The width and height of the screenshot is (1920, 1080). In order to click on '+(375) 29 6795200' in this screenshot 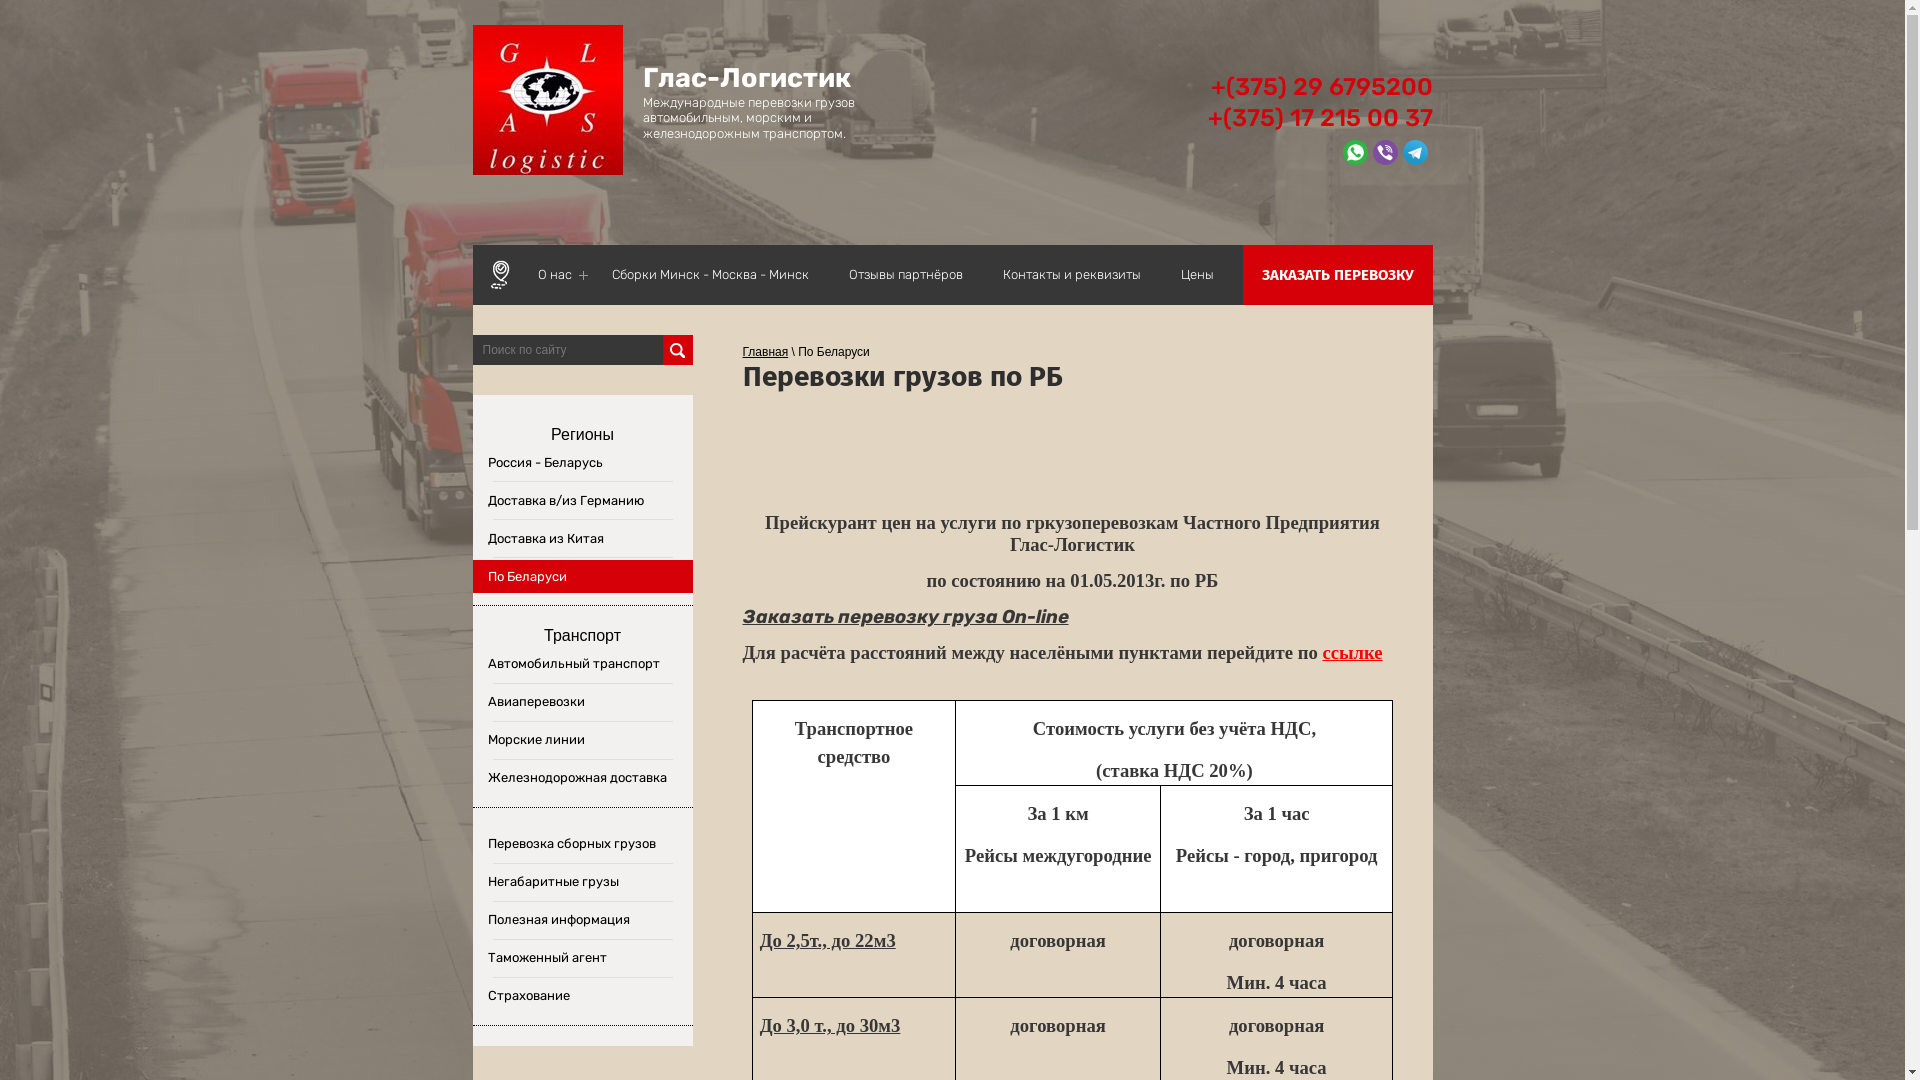, I will do `click(1320, 86)`.